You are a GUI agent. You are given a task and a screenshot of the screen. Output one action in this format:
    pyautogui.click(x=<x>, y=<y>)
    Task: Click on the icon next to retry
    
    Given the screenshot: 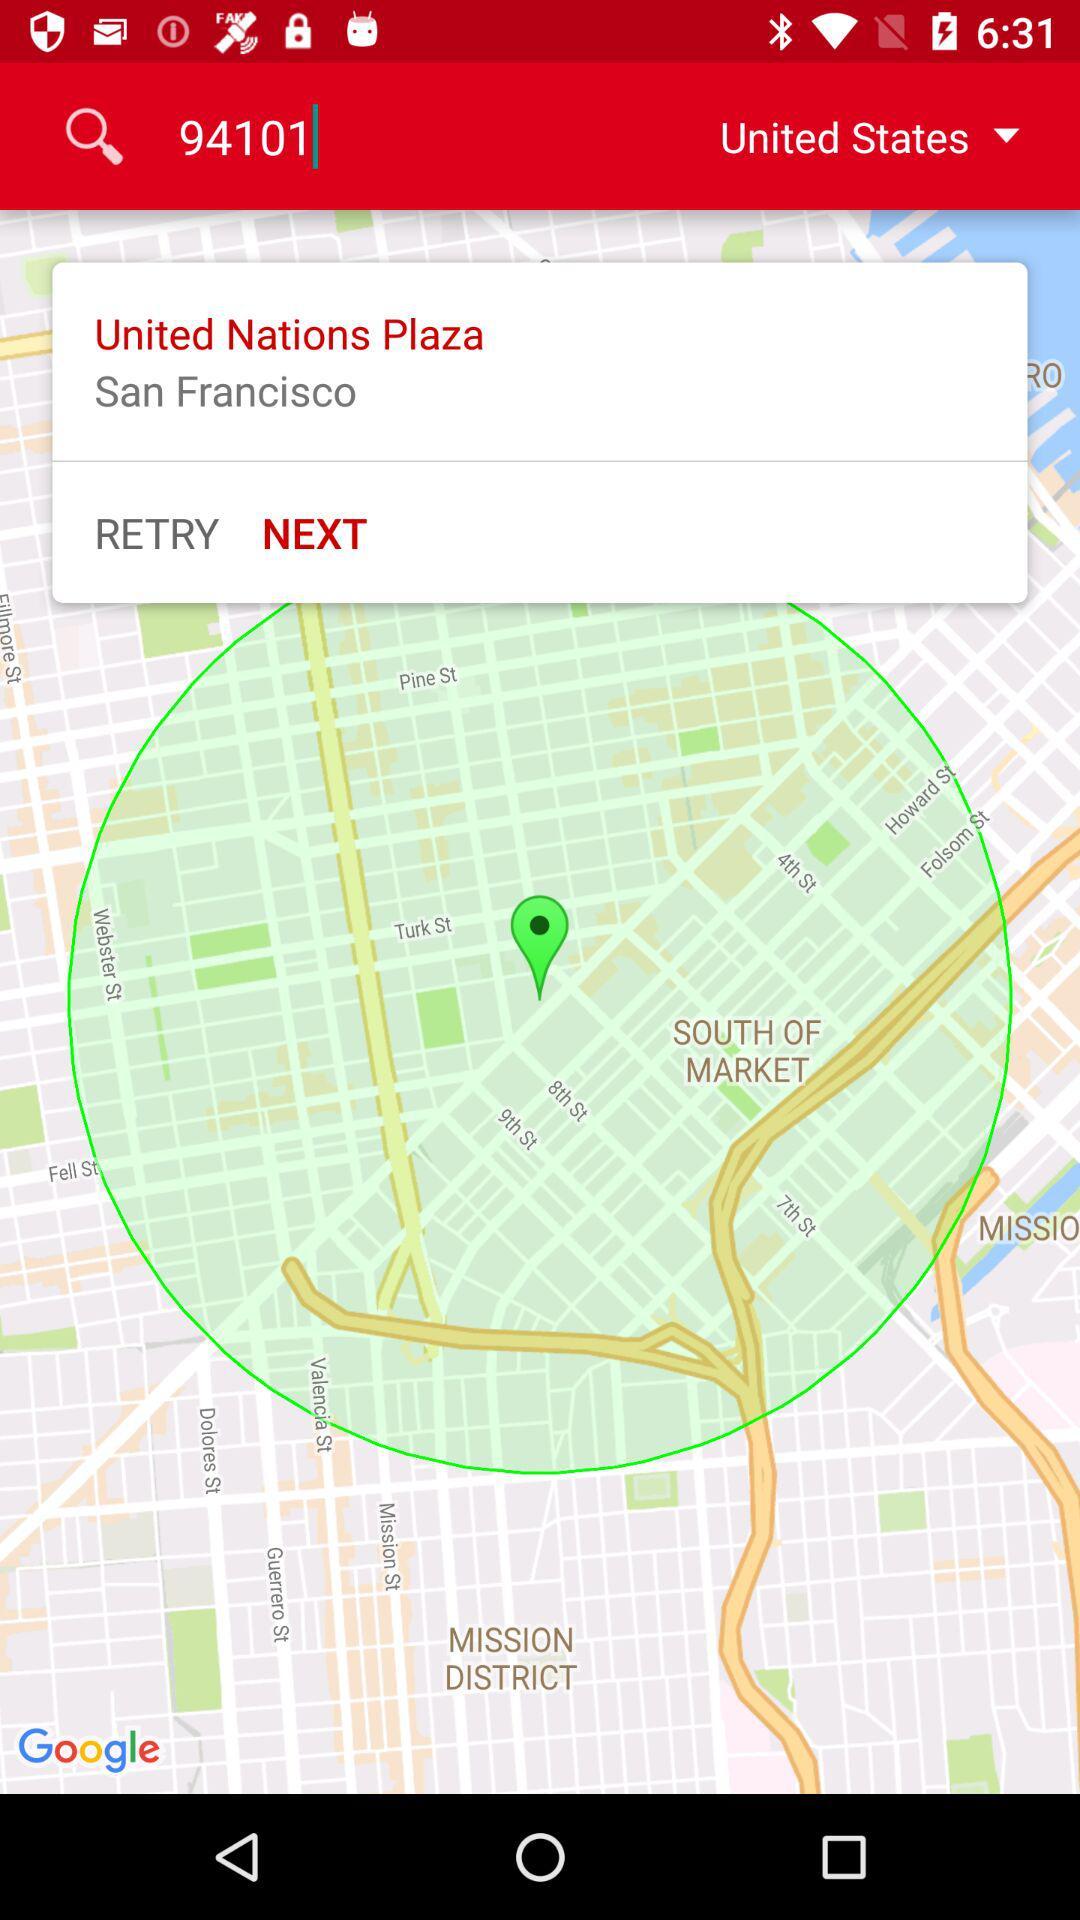 What is the action you would take?
    pyautogui.click(x=314, y=532)
    